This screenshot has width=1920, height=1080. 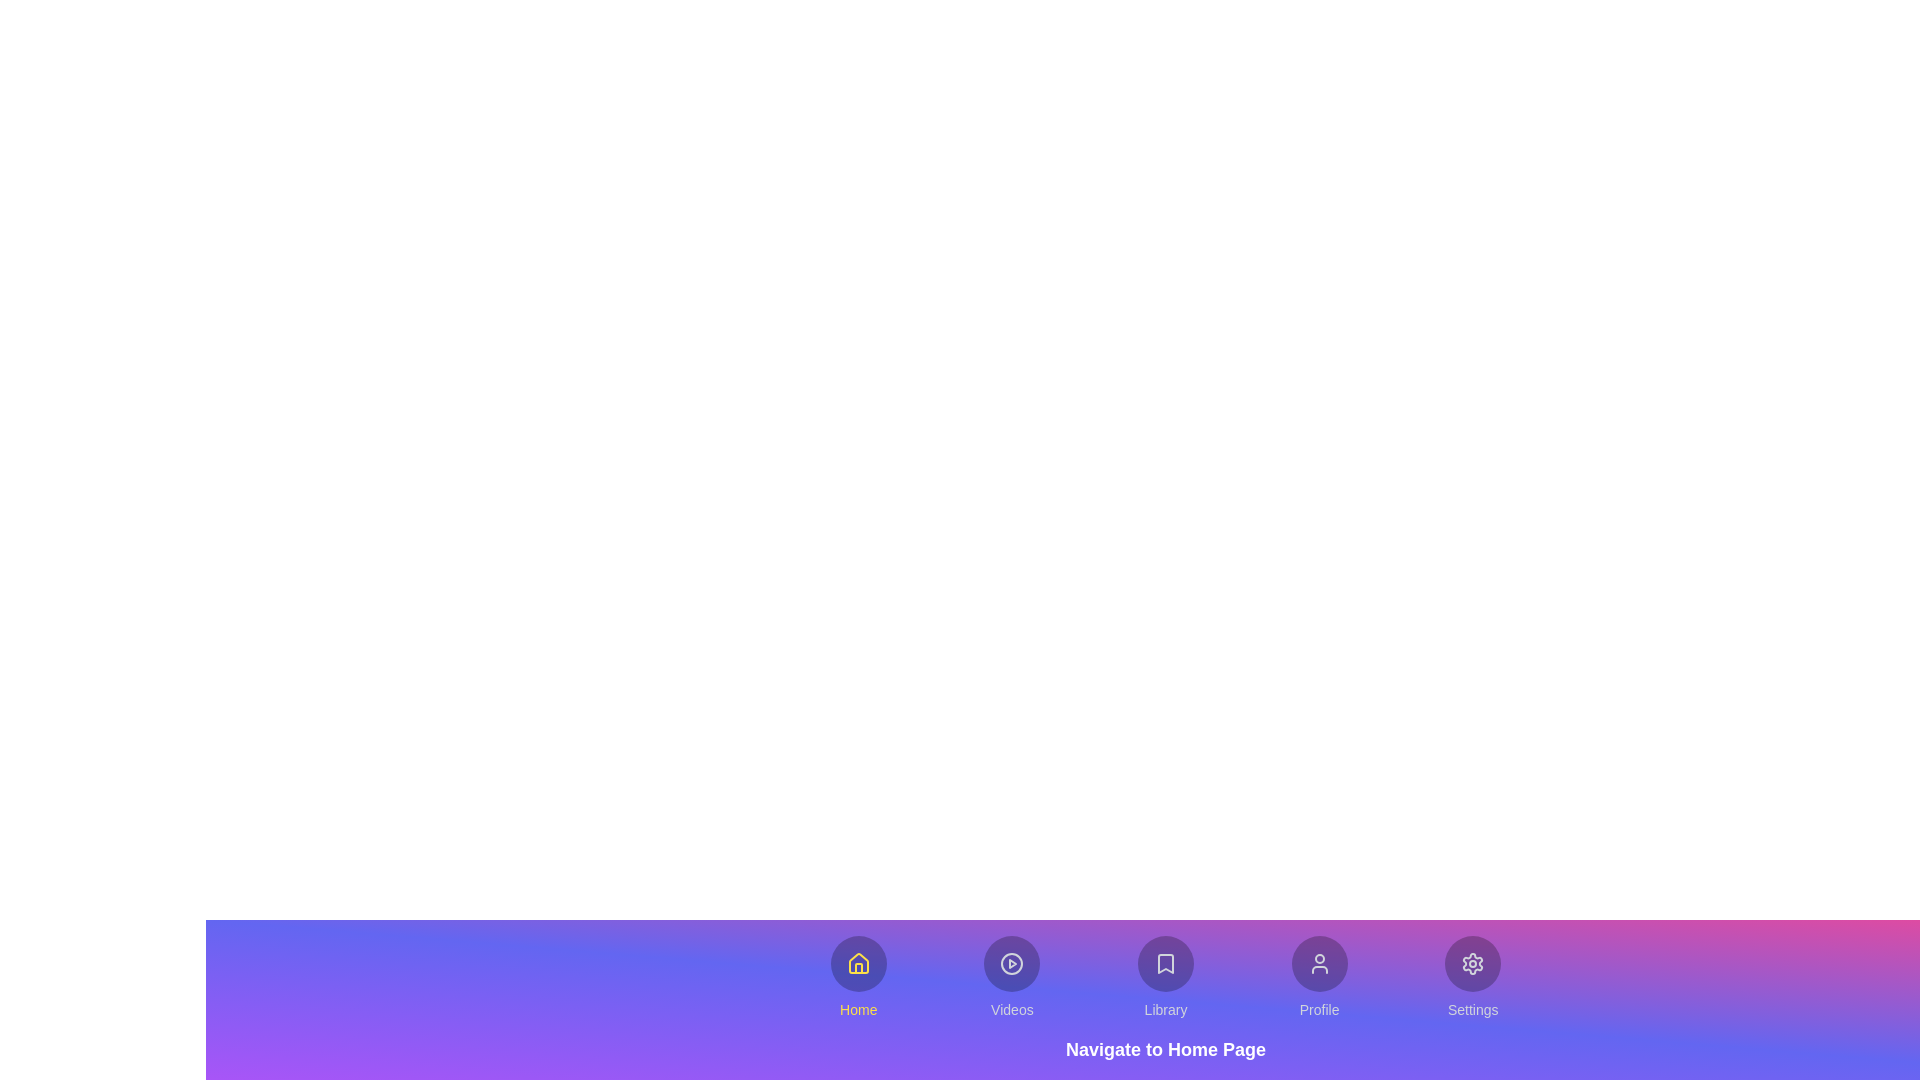 I want to click on the tab labeled Library in the navigation bar, so click(x=1166, y=977).